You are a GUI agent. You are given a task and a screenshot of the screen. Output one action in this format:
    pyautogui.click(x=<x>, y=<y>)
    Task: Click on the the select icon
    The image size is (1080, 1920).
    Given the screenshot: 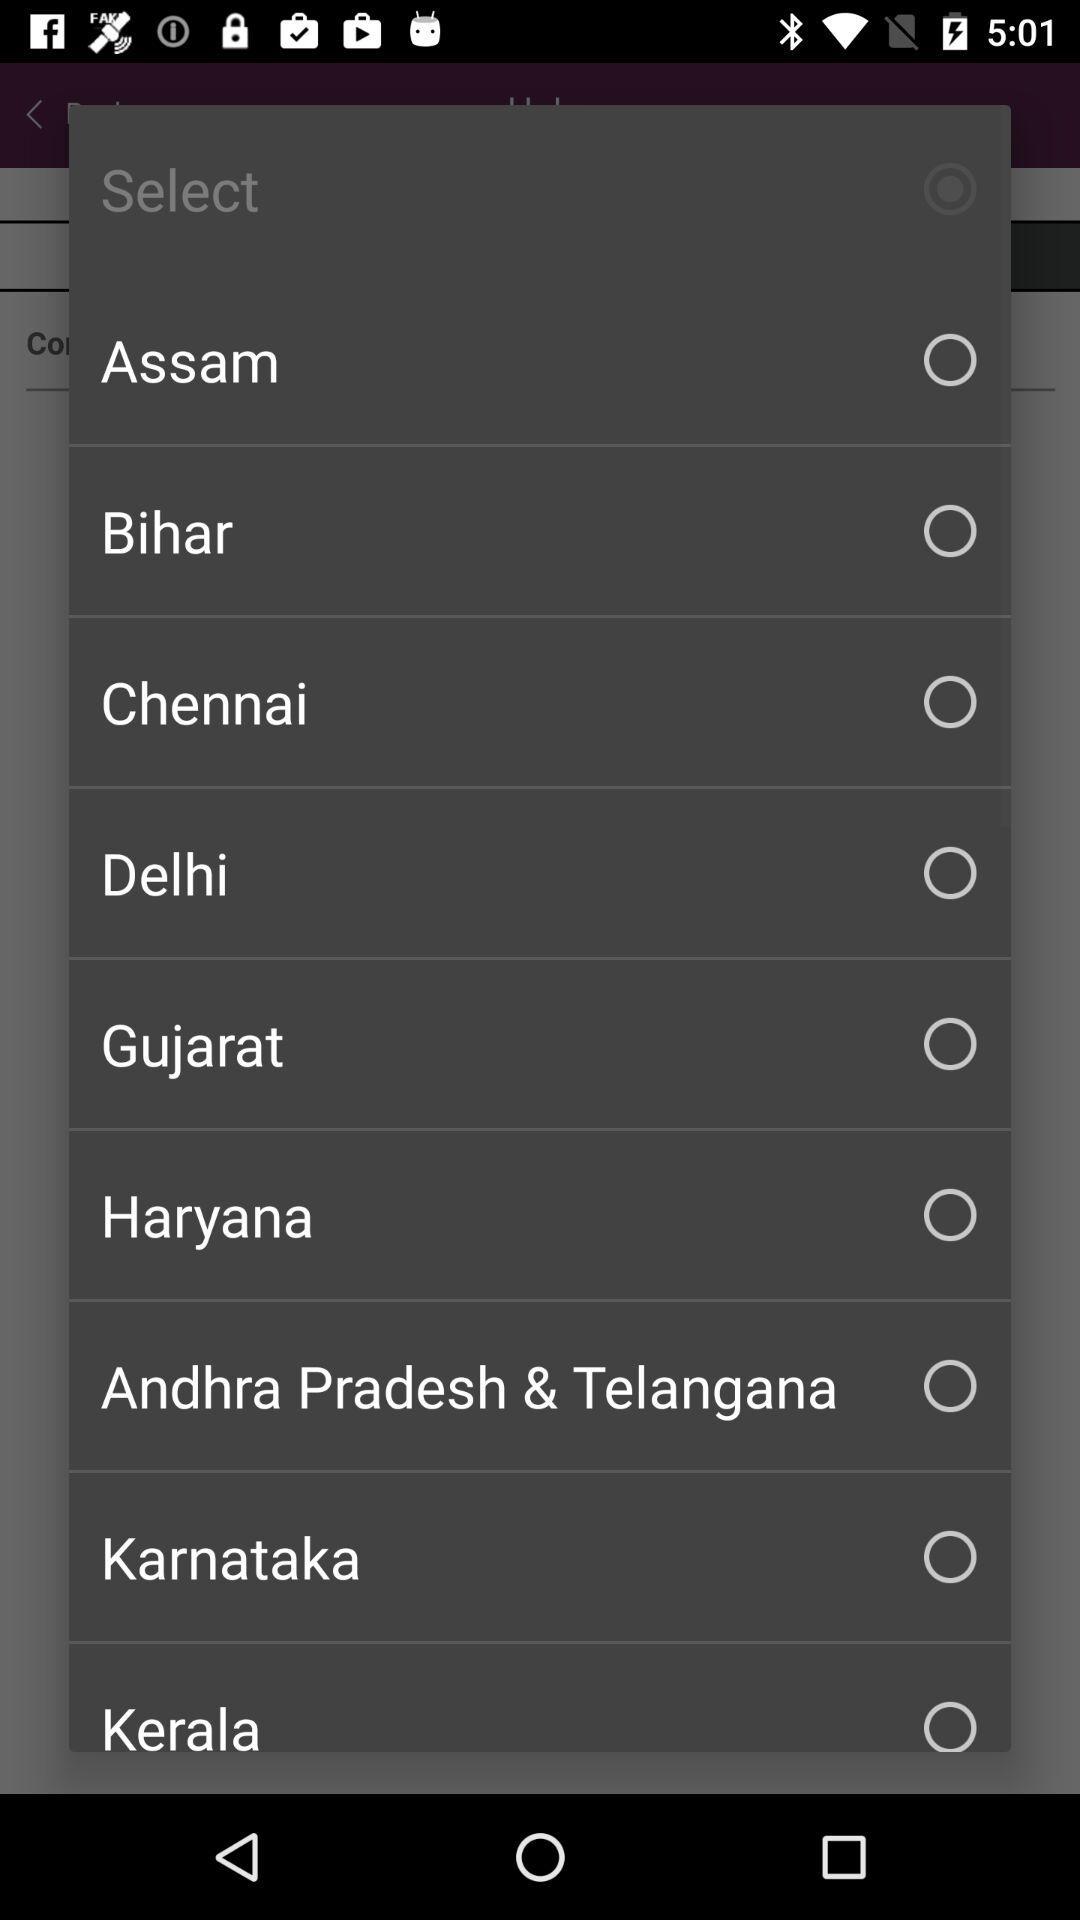 What is the action you would take?
    pyautogui.click(x=540, y=188)
    